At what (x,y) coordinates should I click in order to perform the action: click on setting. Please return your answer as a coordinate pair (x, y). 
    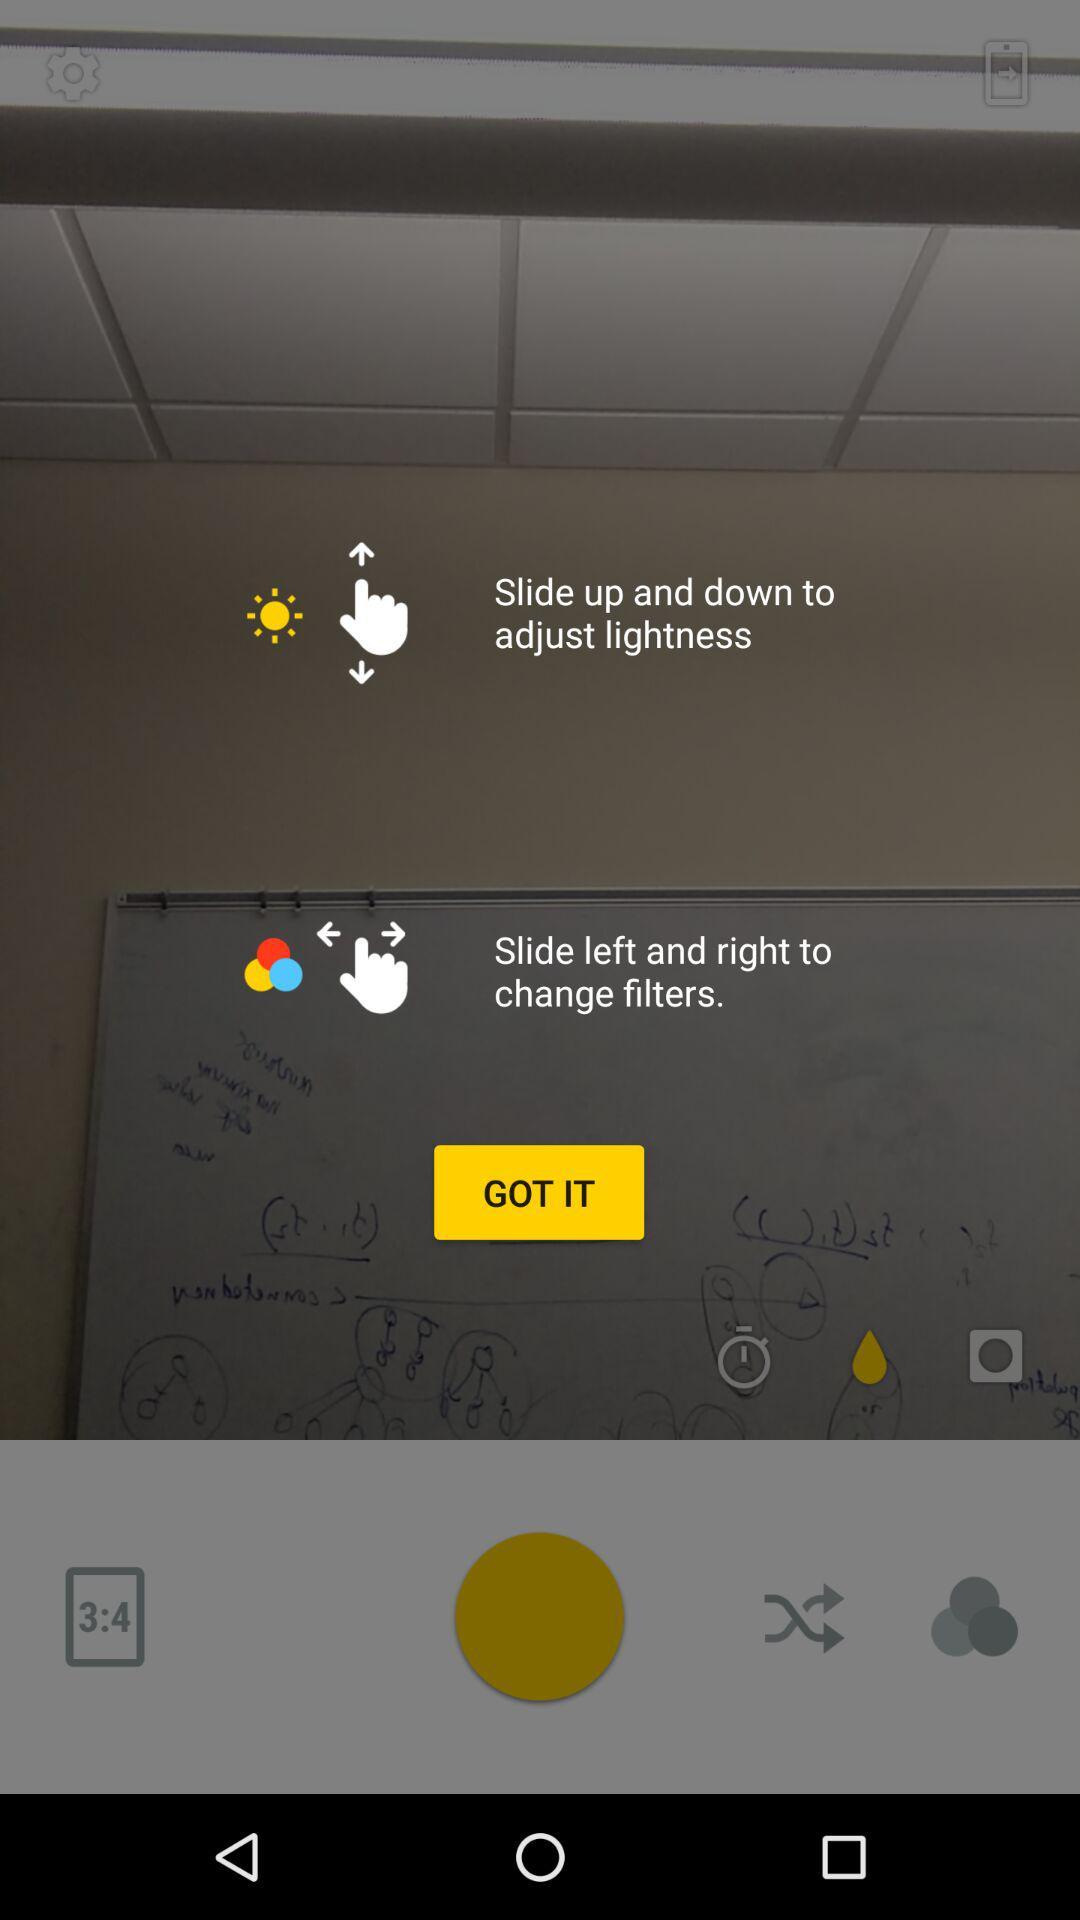
    Looking at the image, I should click on (72, 73).